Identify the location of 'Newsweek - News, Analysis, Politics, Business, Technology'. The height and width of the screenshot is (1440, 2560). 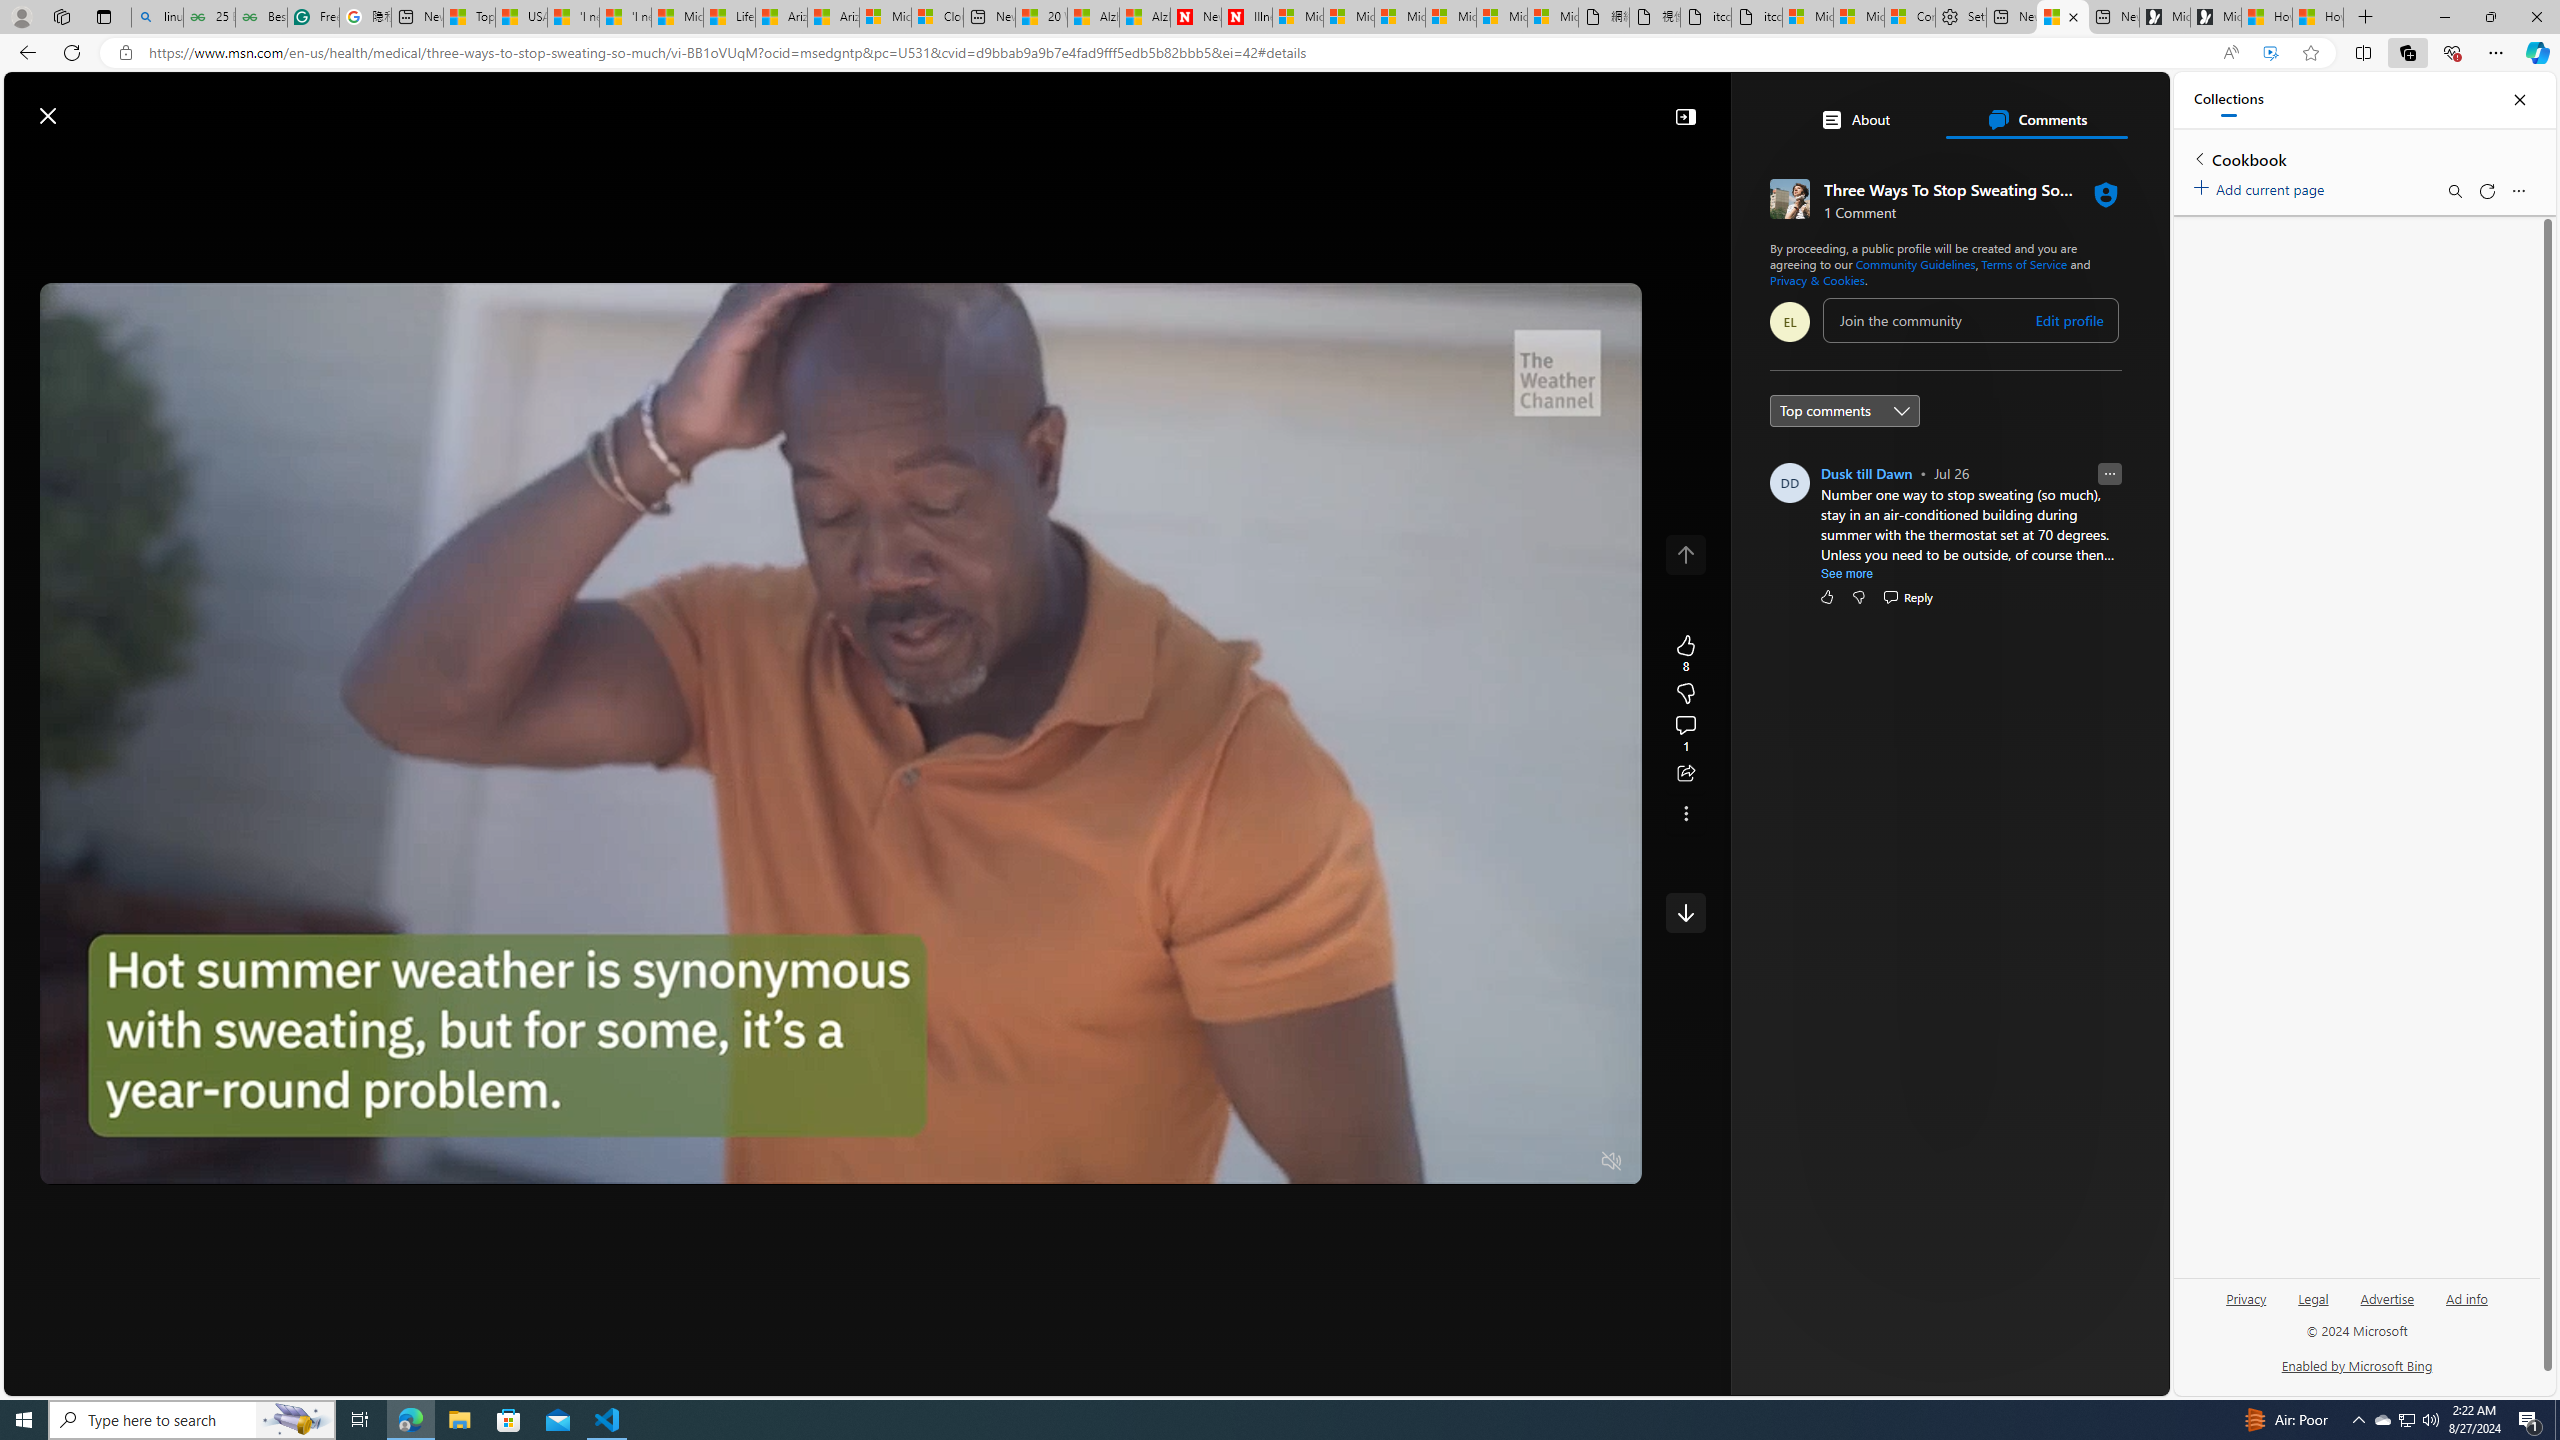
(1194, 16).